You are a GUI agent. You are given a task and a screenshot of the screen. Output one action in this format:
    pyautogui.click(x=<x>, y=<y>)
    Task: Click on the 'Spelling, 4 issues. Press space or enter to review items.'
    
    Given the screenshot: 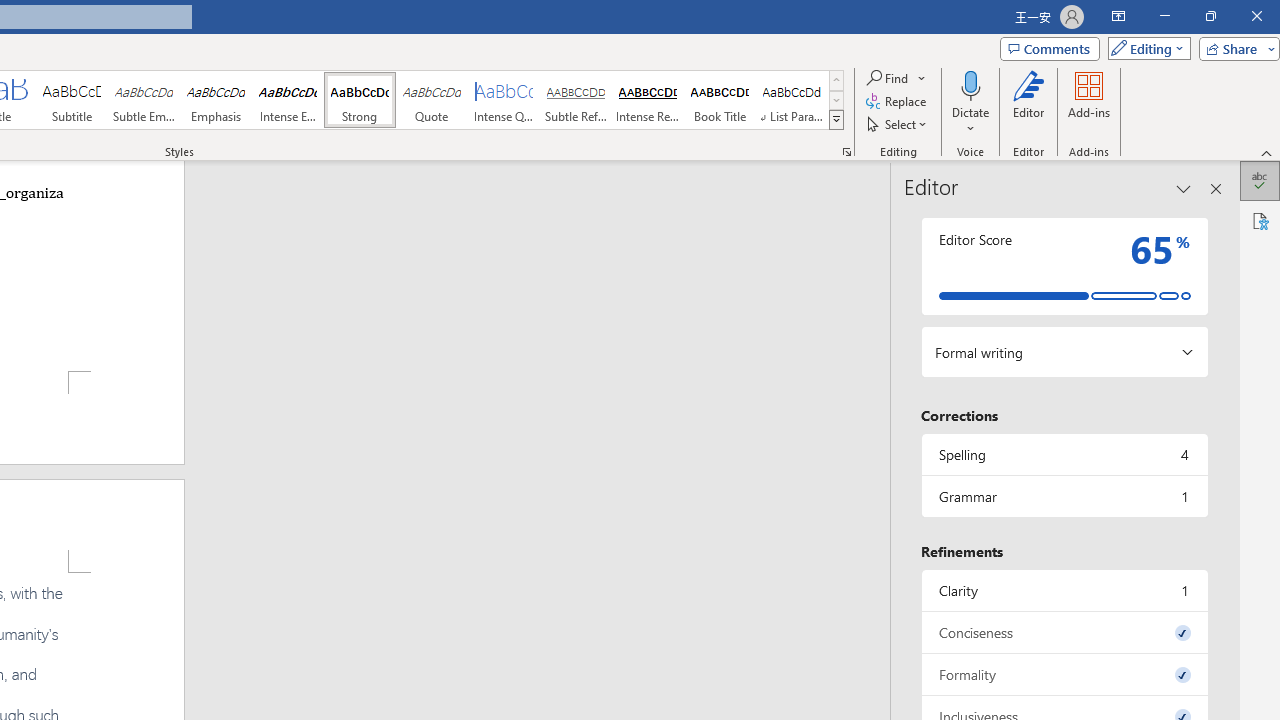 What is the action you would take?
    pyautogui.click(x=1063, y=454)
    